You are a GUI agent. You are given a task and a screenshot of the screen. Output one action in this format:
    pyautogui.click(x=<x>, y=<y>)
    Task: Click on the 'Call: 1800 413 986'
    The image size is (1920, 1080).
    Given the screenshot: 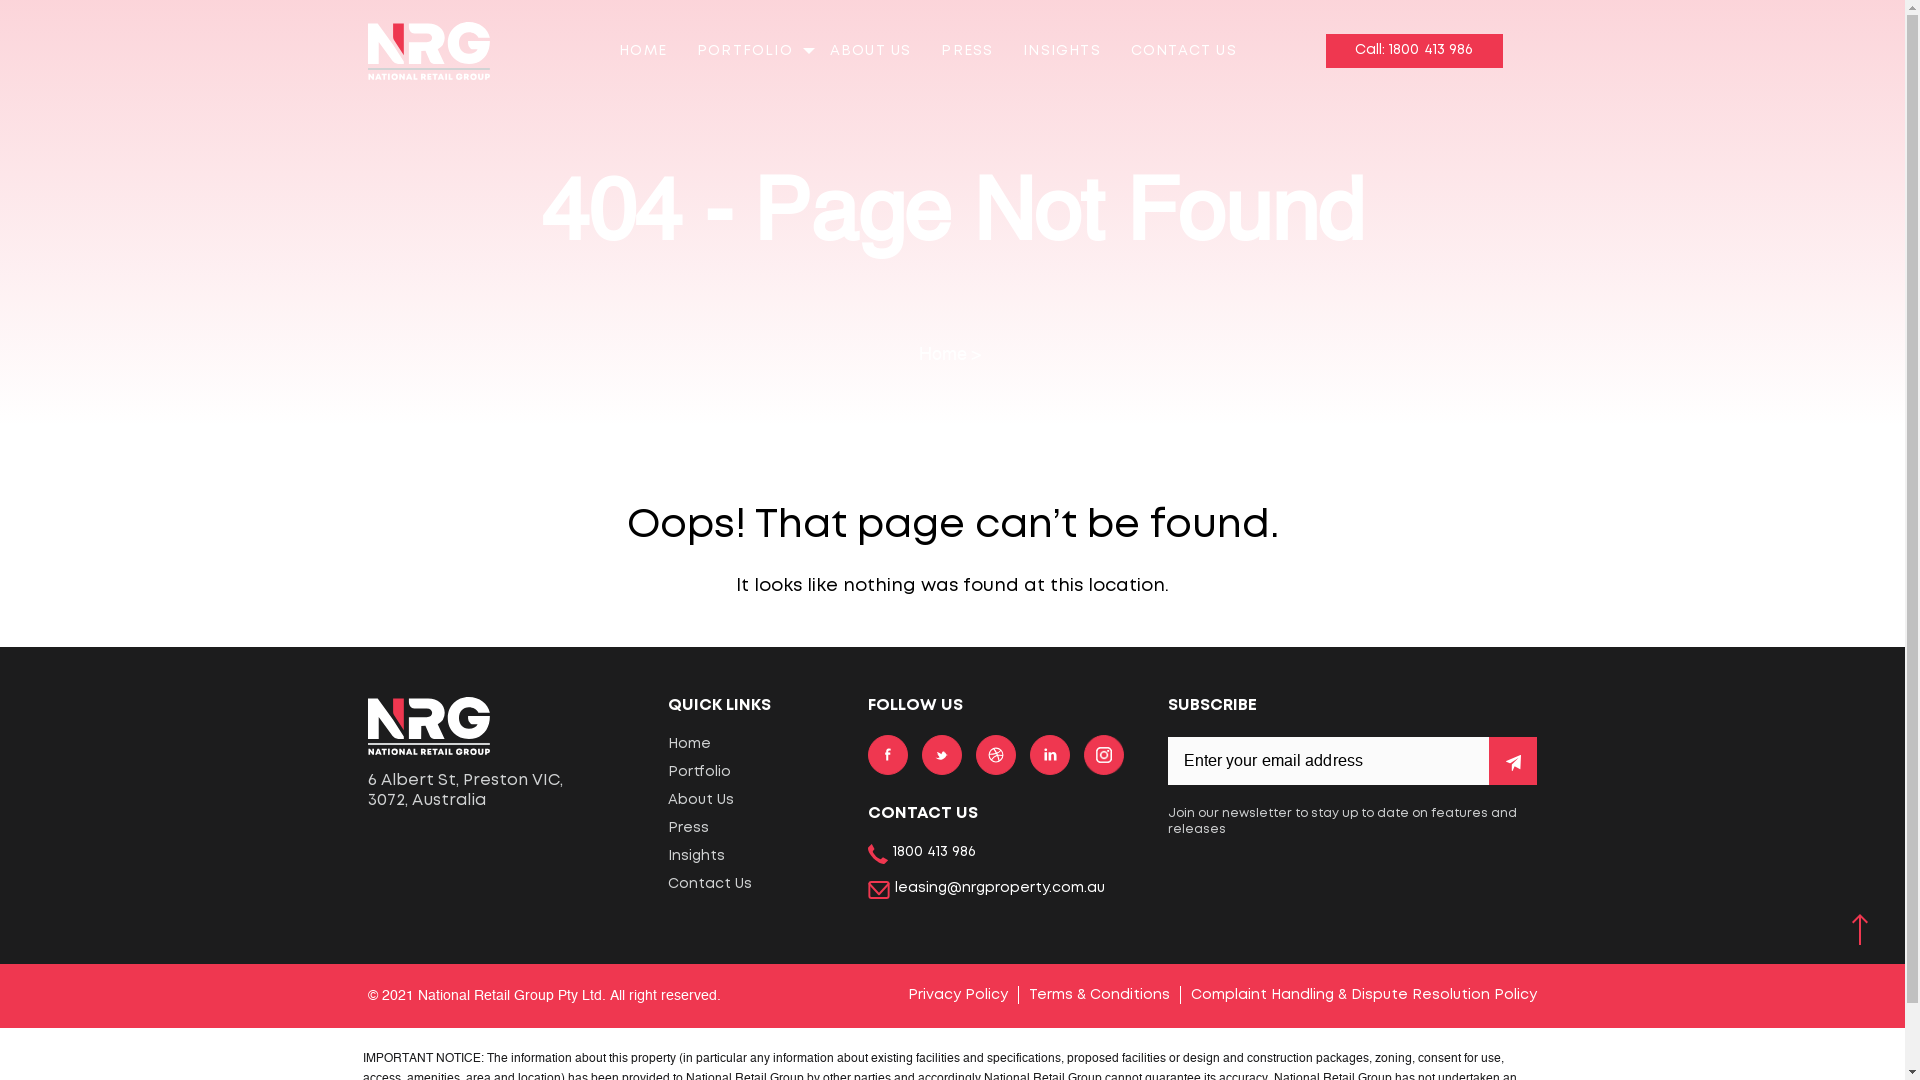 What is the action you would take?
    pyautogui.click(x=1413, y=49)
    